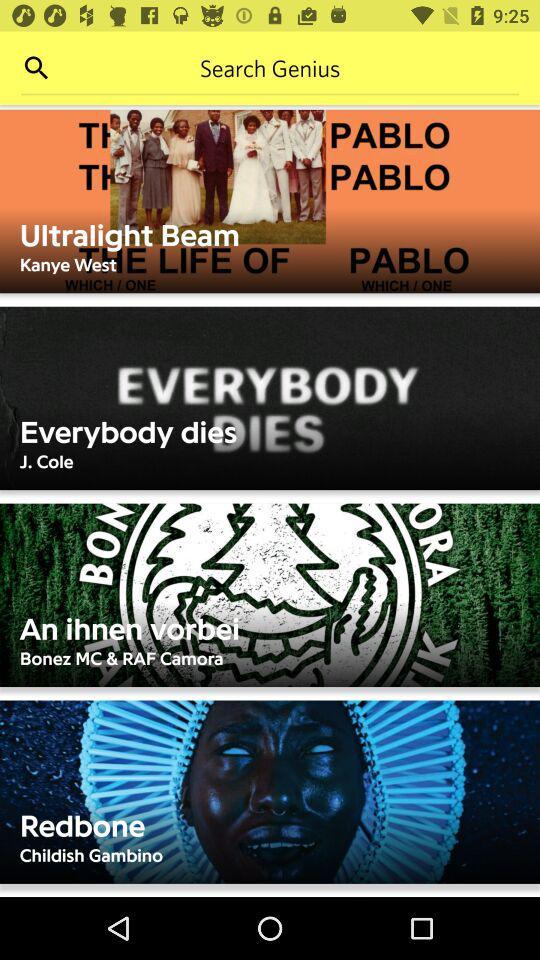  What do you see at coordinates (270, 68) in the screenshot?
I see `search bar` at bounding box center [270, 68].